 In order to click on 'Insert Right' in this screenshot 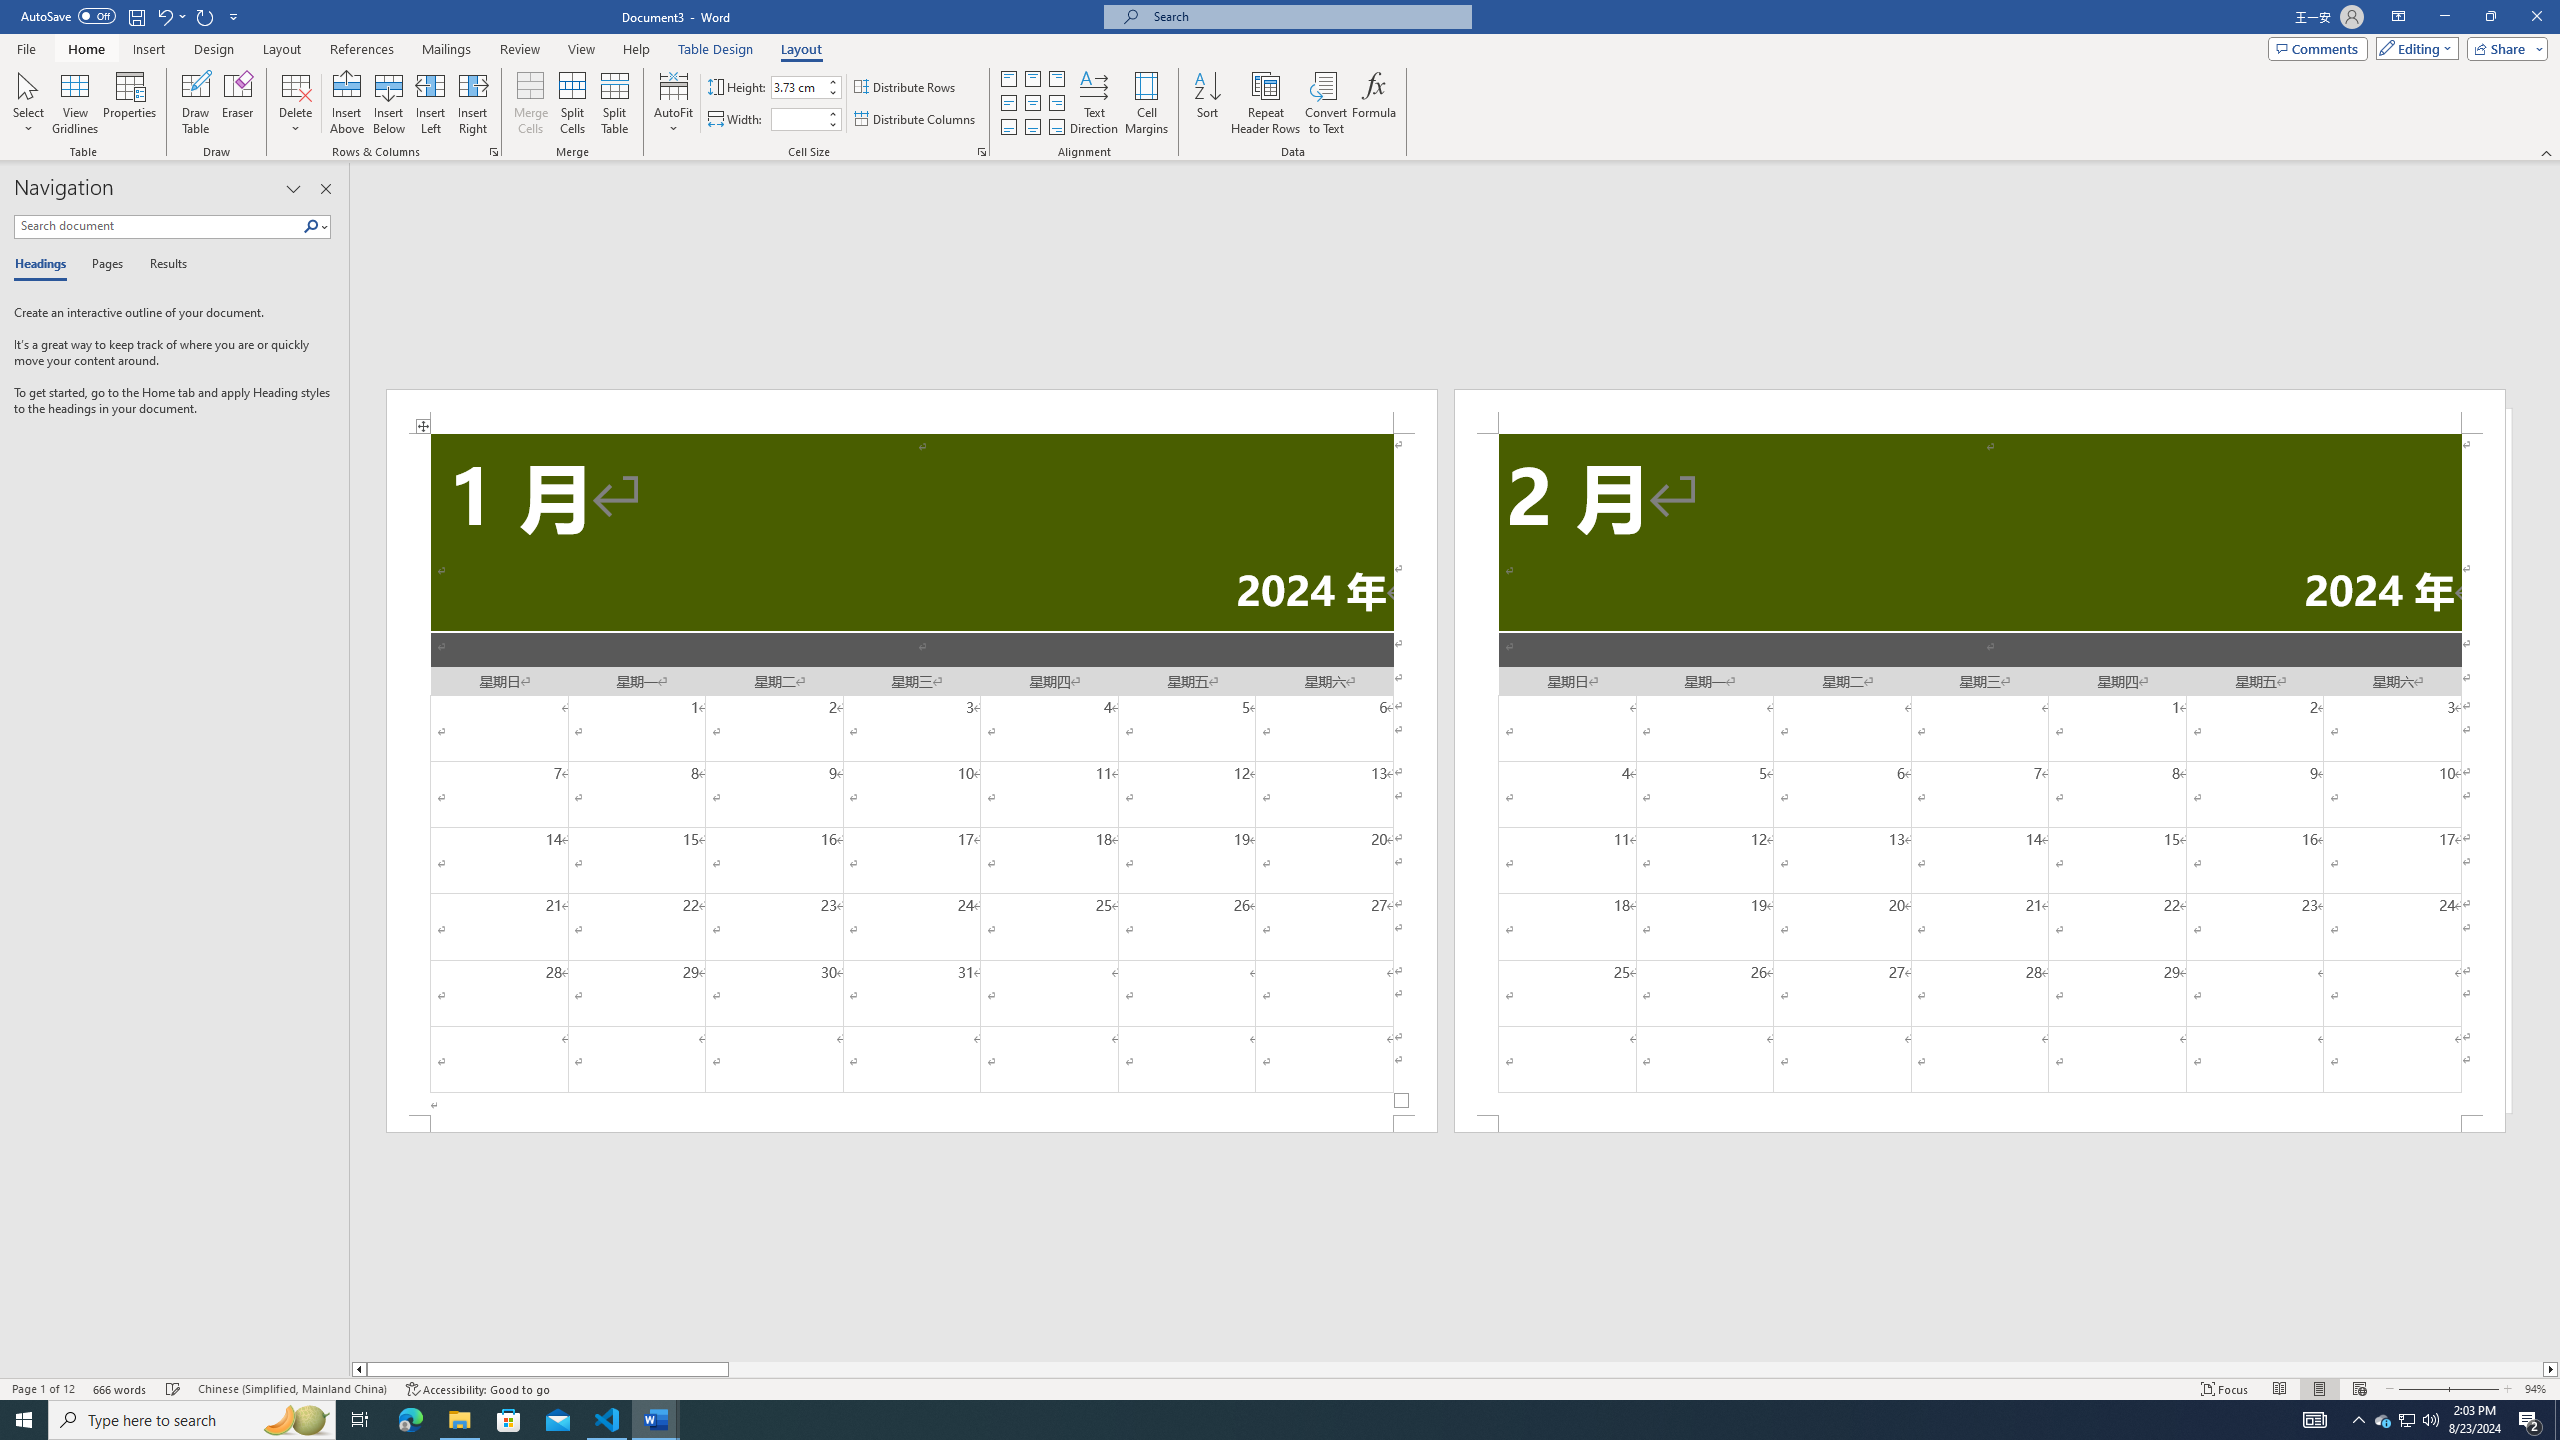, I will do `click(472, 103)`.